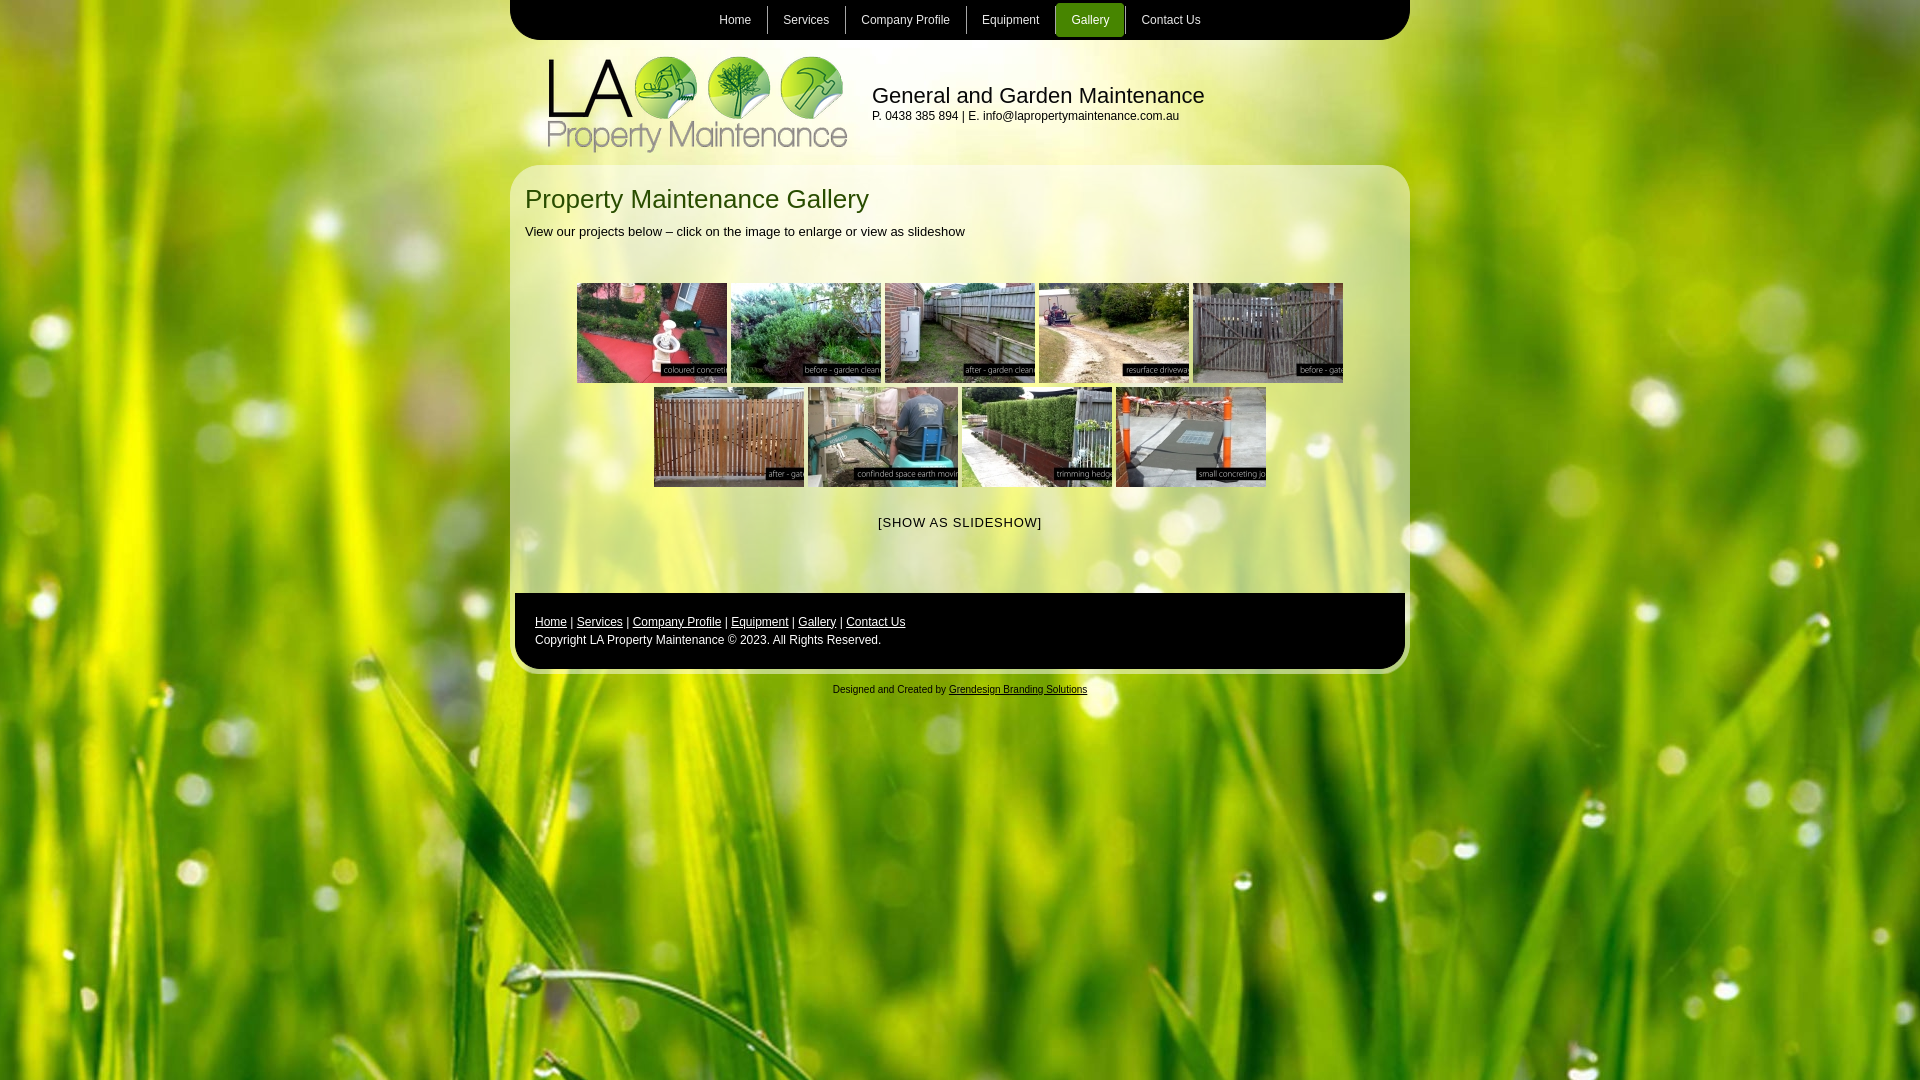 This screenshot has width=1920, height=1080. Describe the element at coordinates (960, 521) in the screenshot. I see `'[SHOW AS SLIDESHOW]'` at that location.